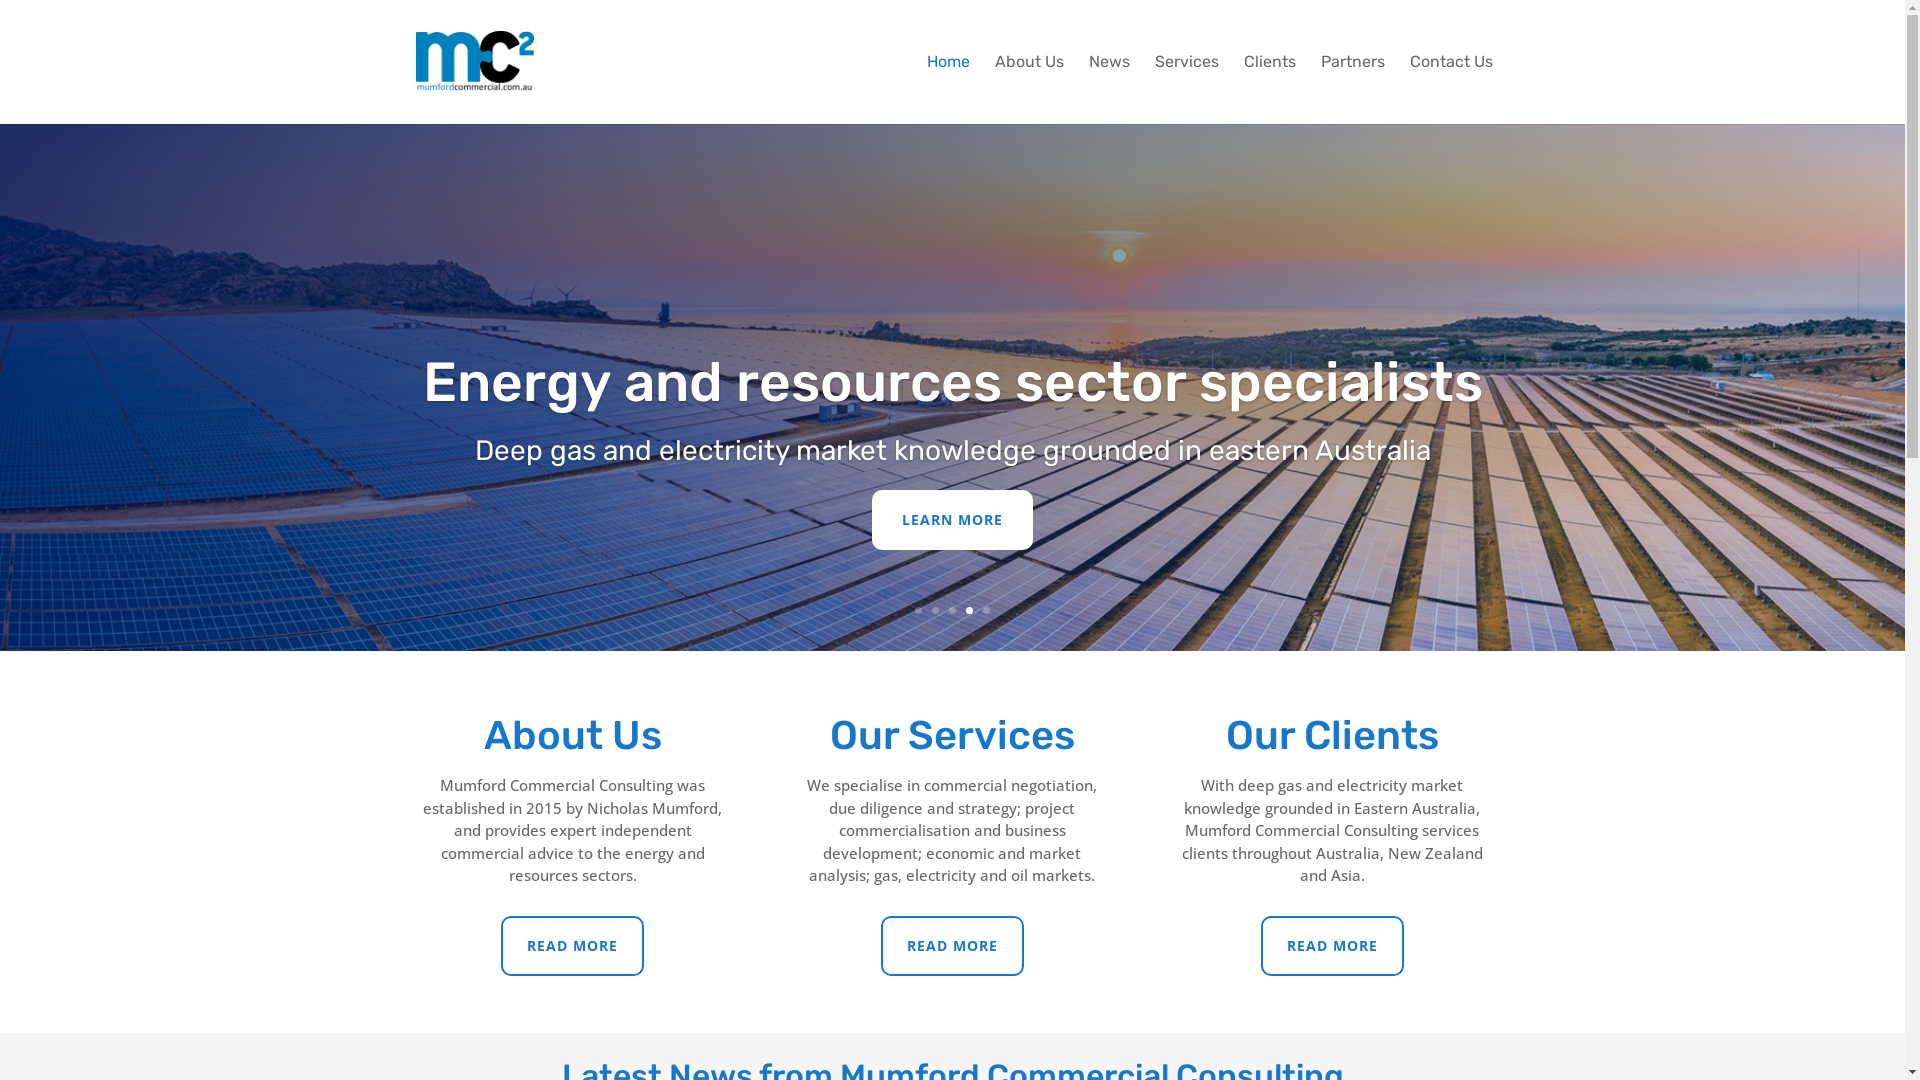 This screenshot has width=1920, height=1080. Describe the element at coordinates (951, 519) in the screenshot. I see `'LEARN MORE'` at that location.